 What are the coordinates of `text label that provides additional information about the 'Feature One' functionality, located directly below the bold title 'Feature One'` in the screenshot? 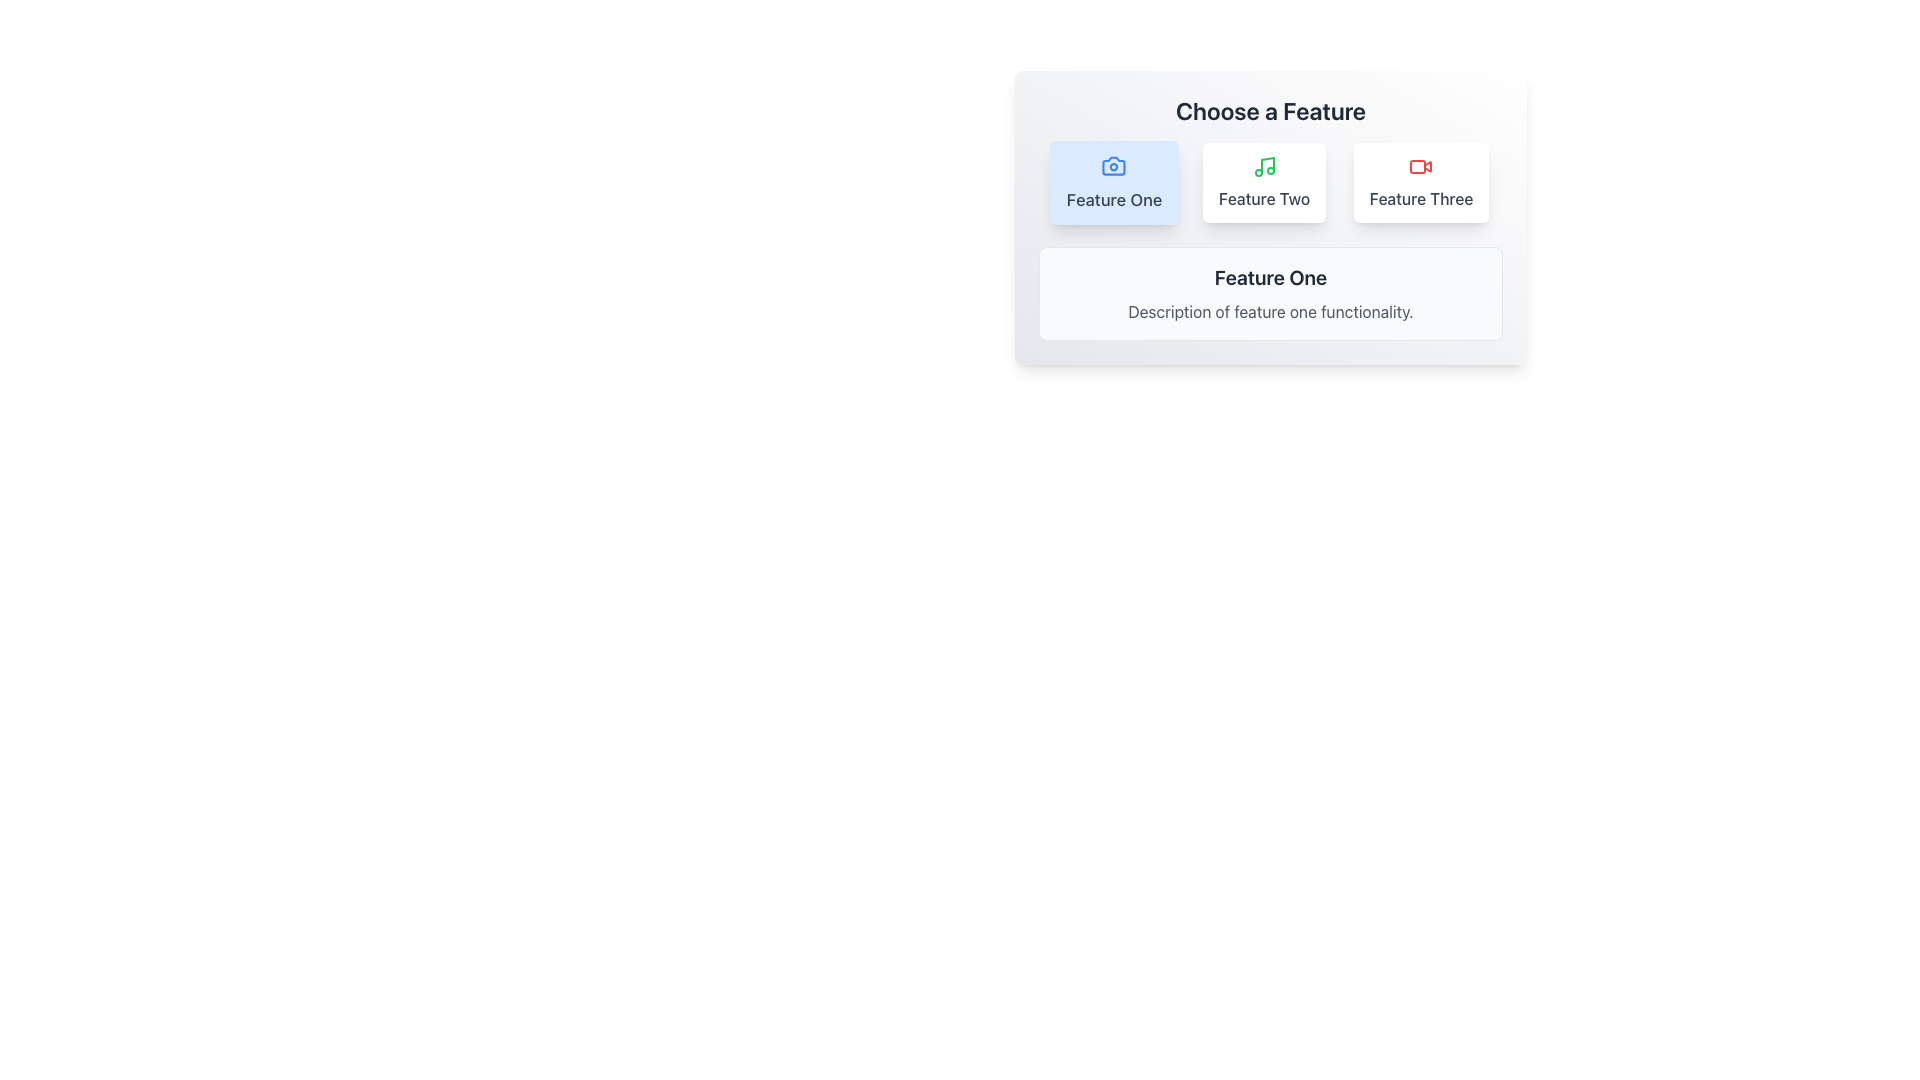 It's located at (1270, 312).